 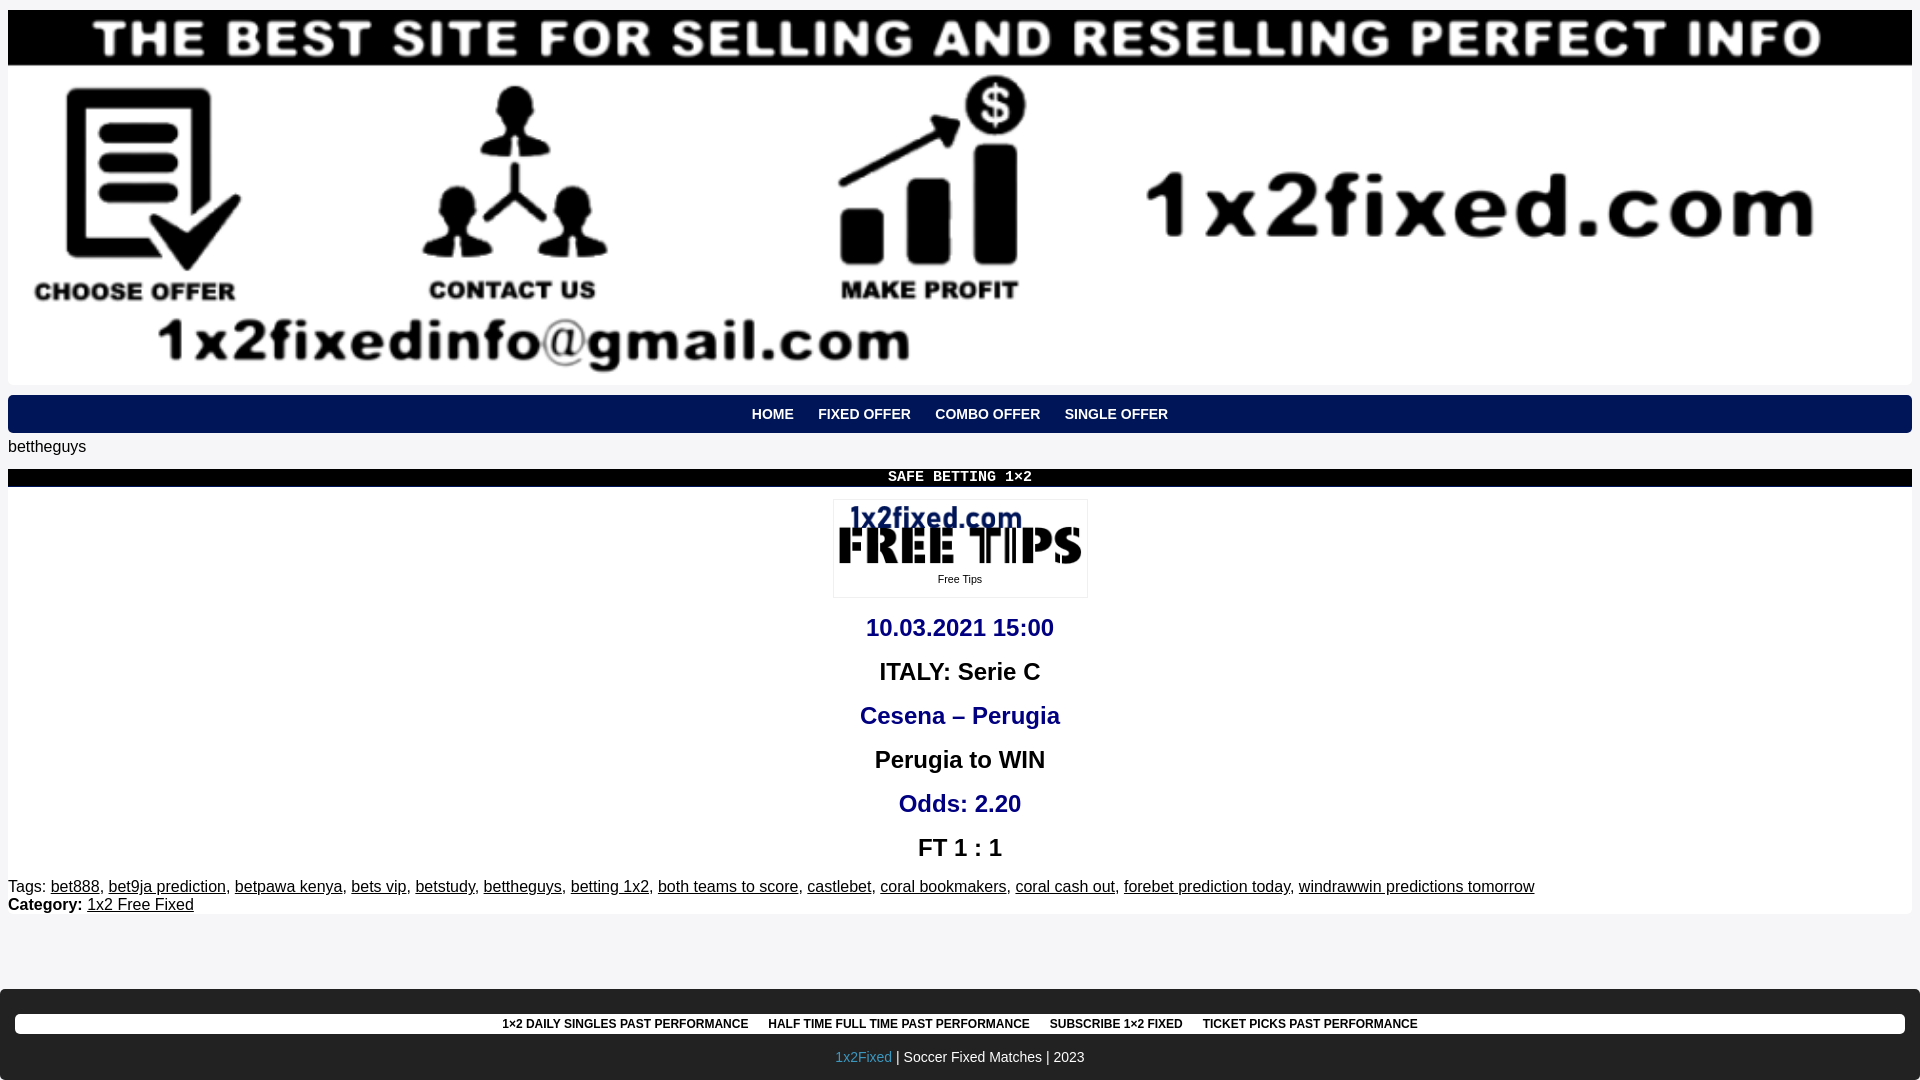 What do you see at coordinates (987, 412) in the screenshot?
I see `'COMBO OFFER'` at bounding box center [987, 412].